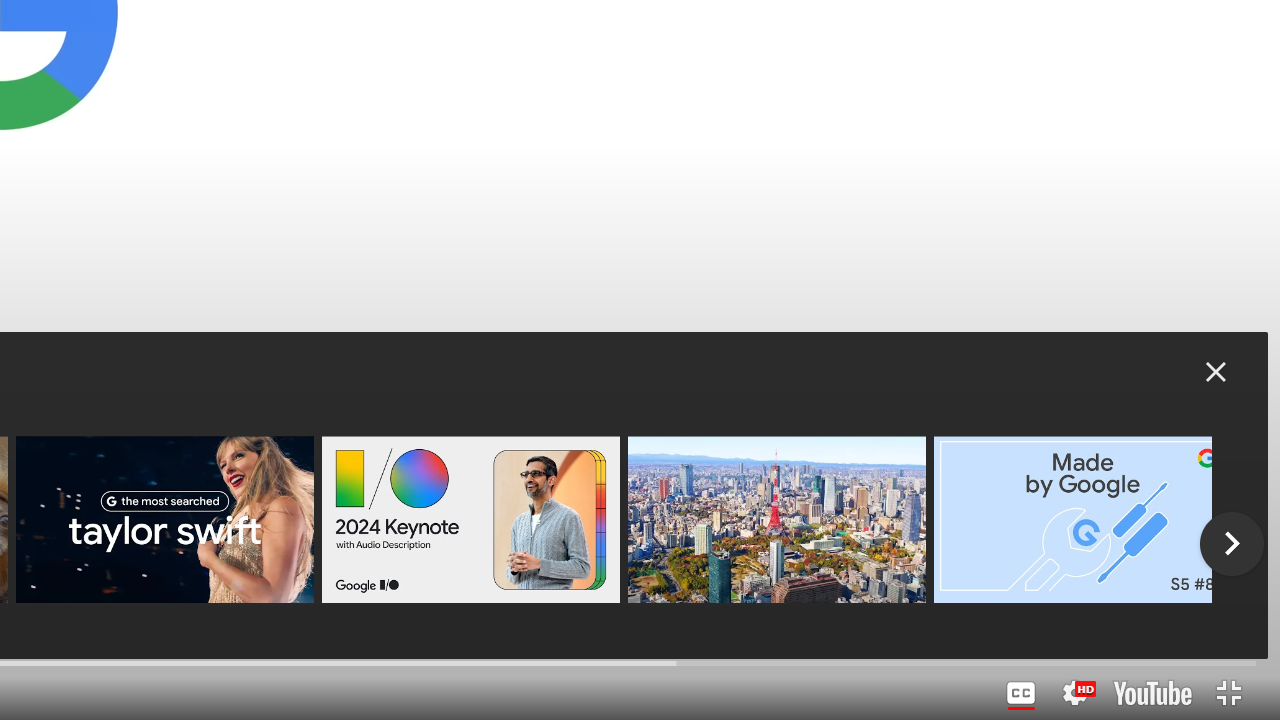 This screenshot has height=720, width=1280. What do you see at coordinates (775, 518) in the screenshot?
I see `'This is the new Google Earth'` at bounding box center [775, 518].